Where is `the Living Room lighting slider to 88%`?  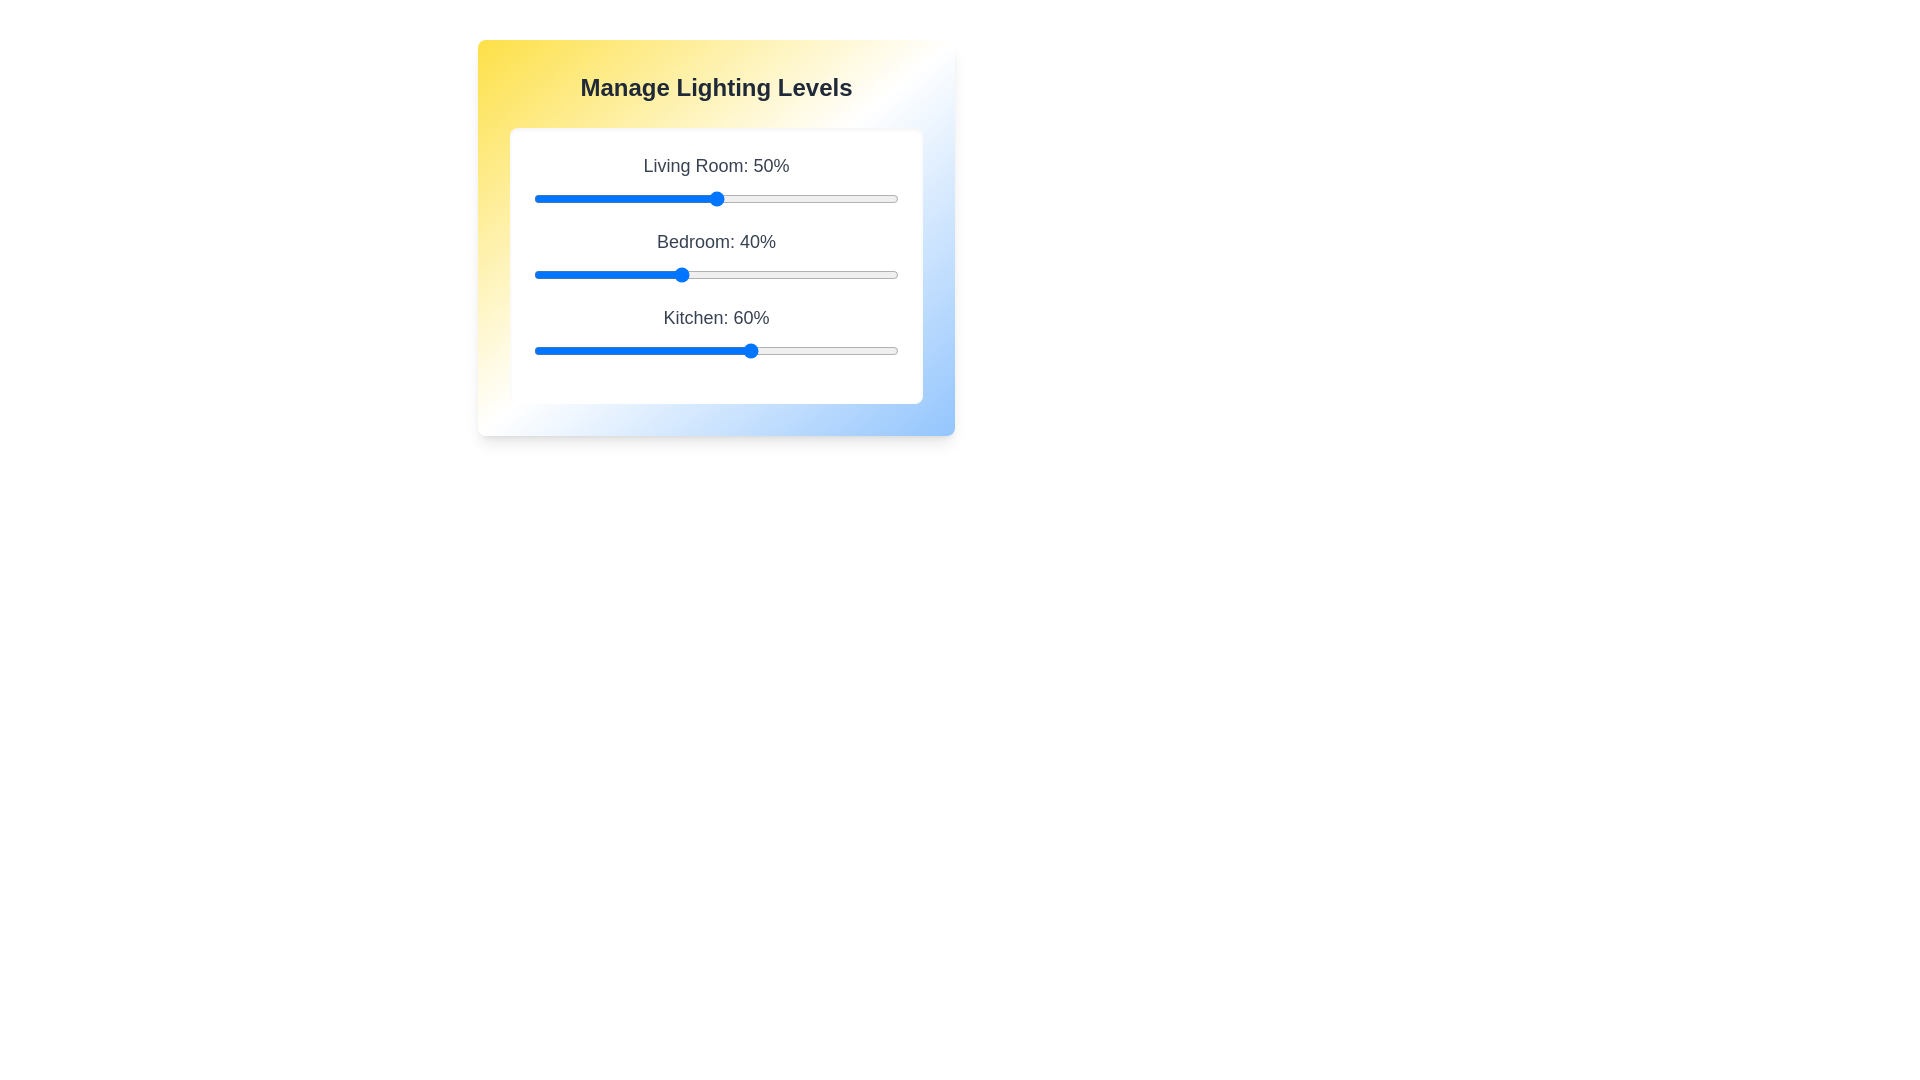 the Living Room lighting slider to 88% is located at coordinates (855, 199).